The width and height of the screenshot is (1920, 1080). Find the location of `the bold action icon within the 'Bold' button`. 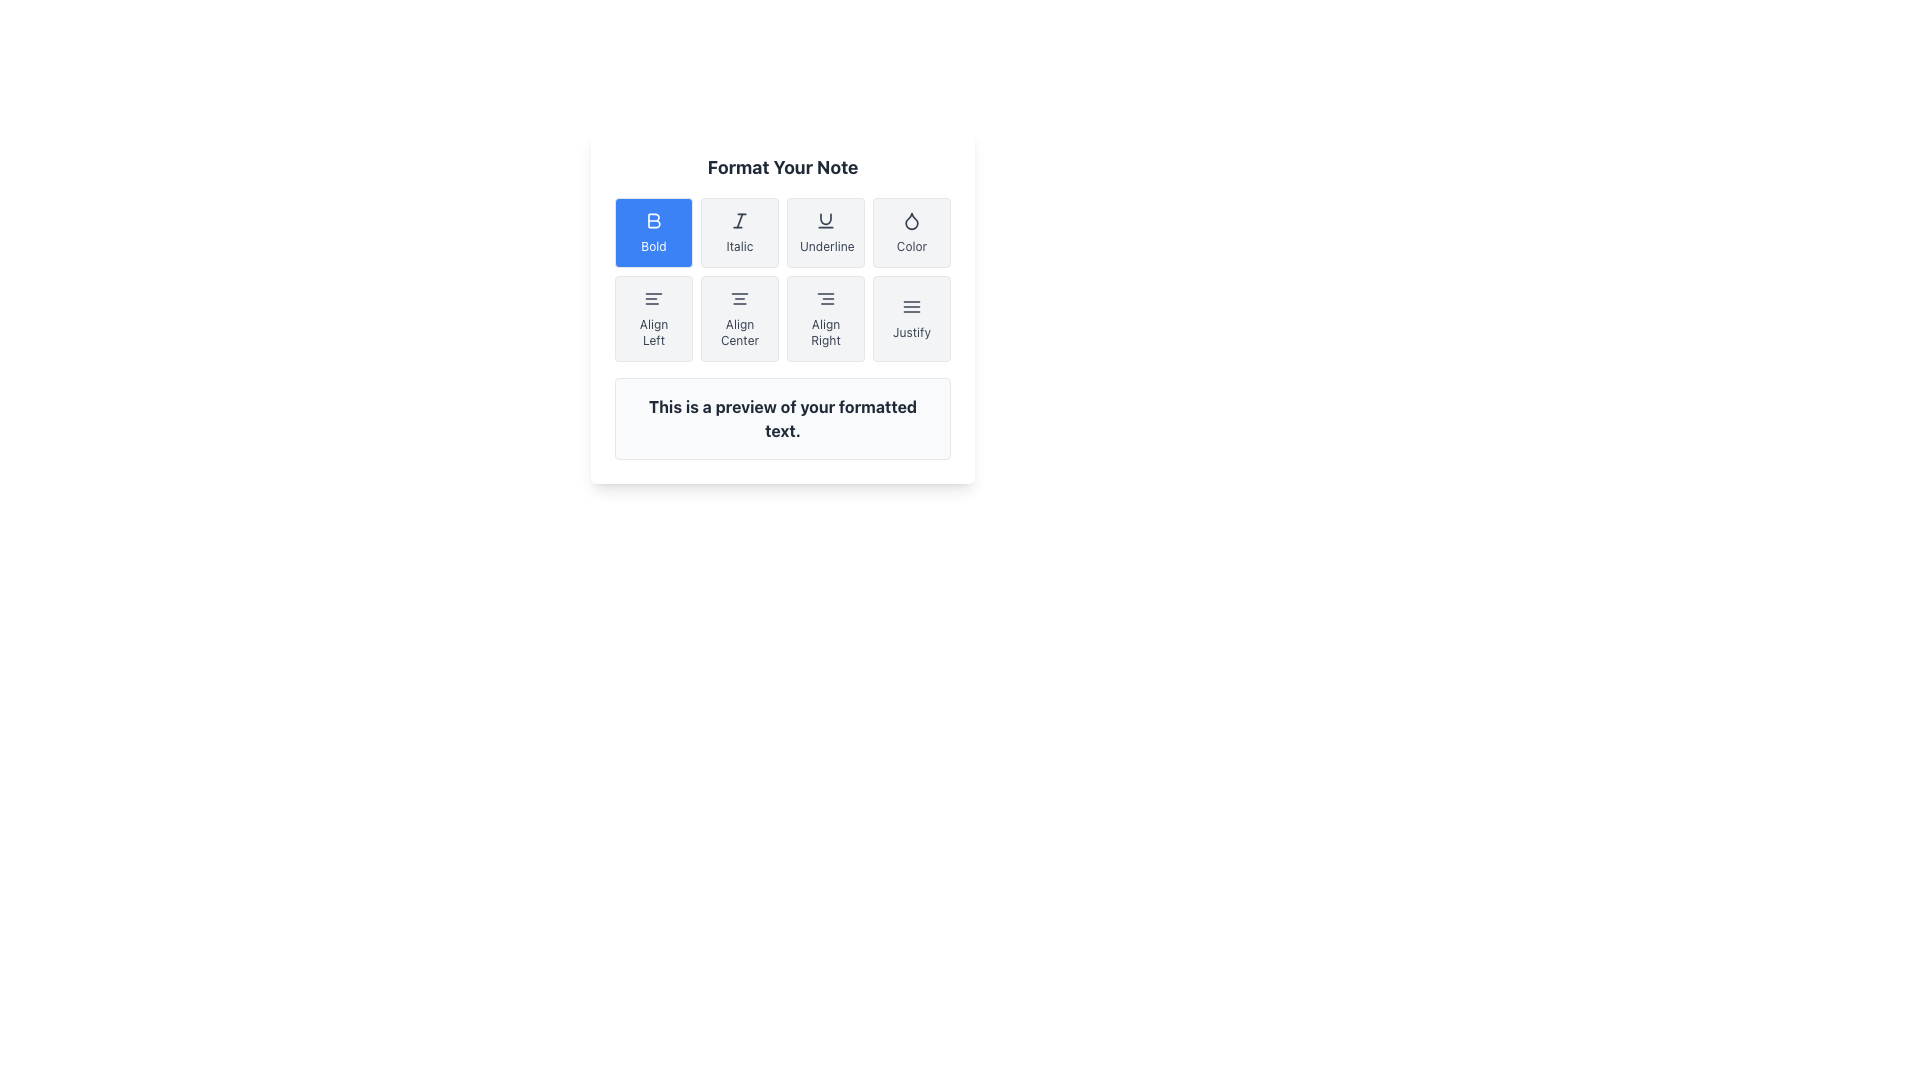

the bold action icon within the 'Bold' button is located at coordinates (653, 220).